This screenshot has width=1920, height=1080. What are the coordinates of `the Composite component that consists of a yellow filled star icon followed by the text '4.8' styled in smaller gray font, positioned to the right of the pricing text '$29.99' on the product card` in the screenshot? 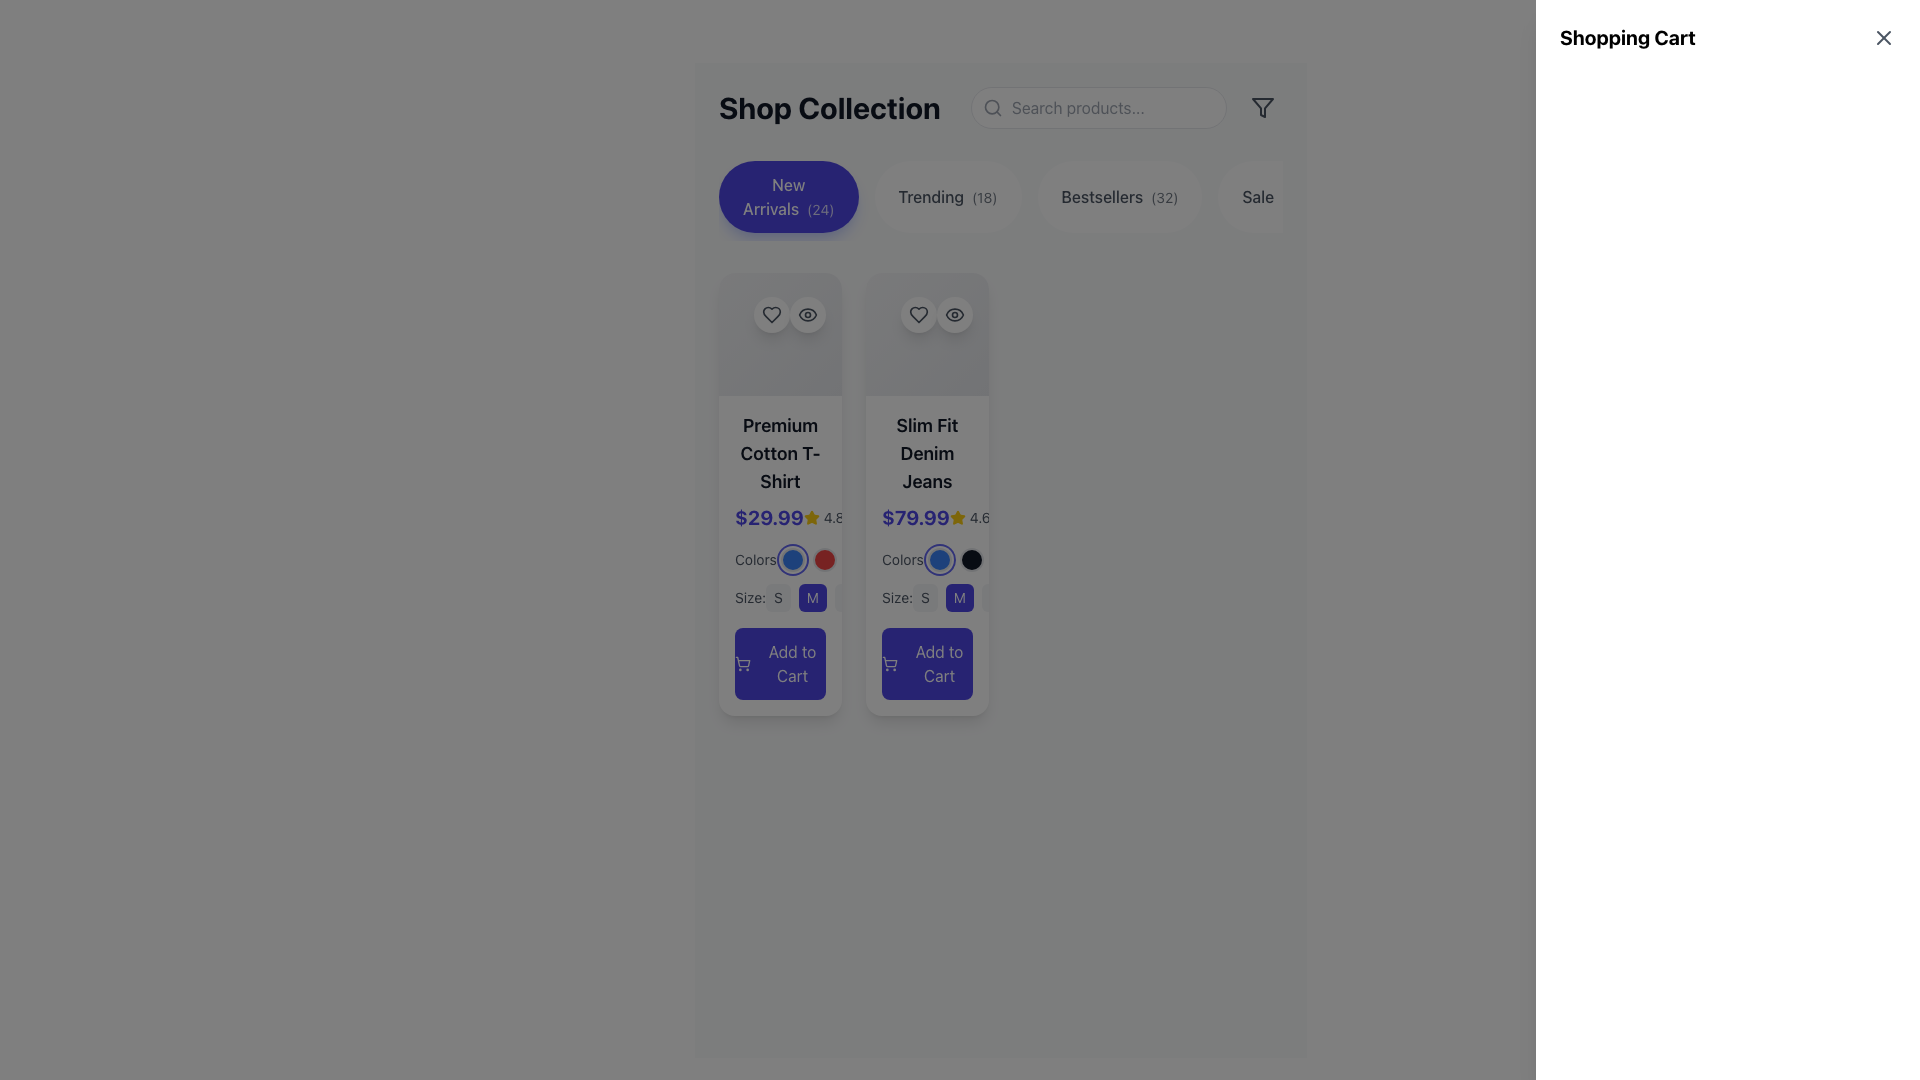 It's located at (824, 516).